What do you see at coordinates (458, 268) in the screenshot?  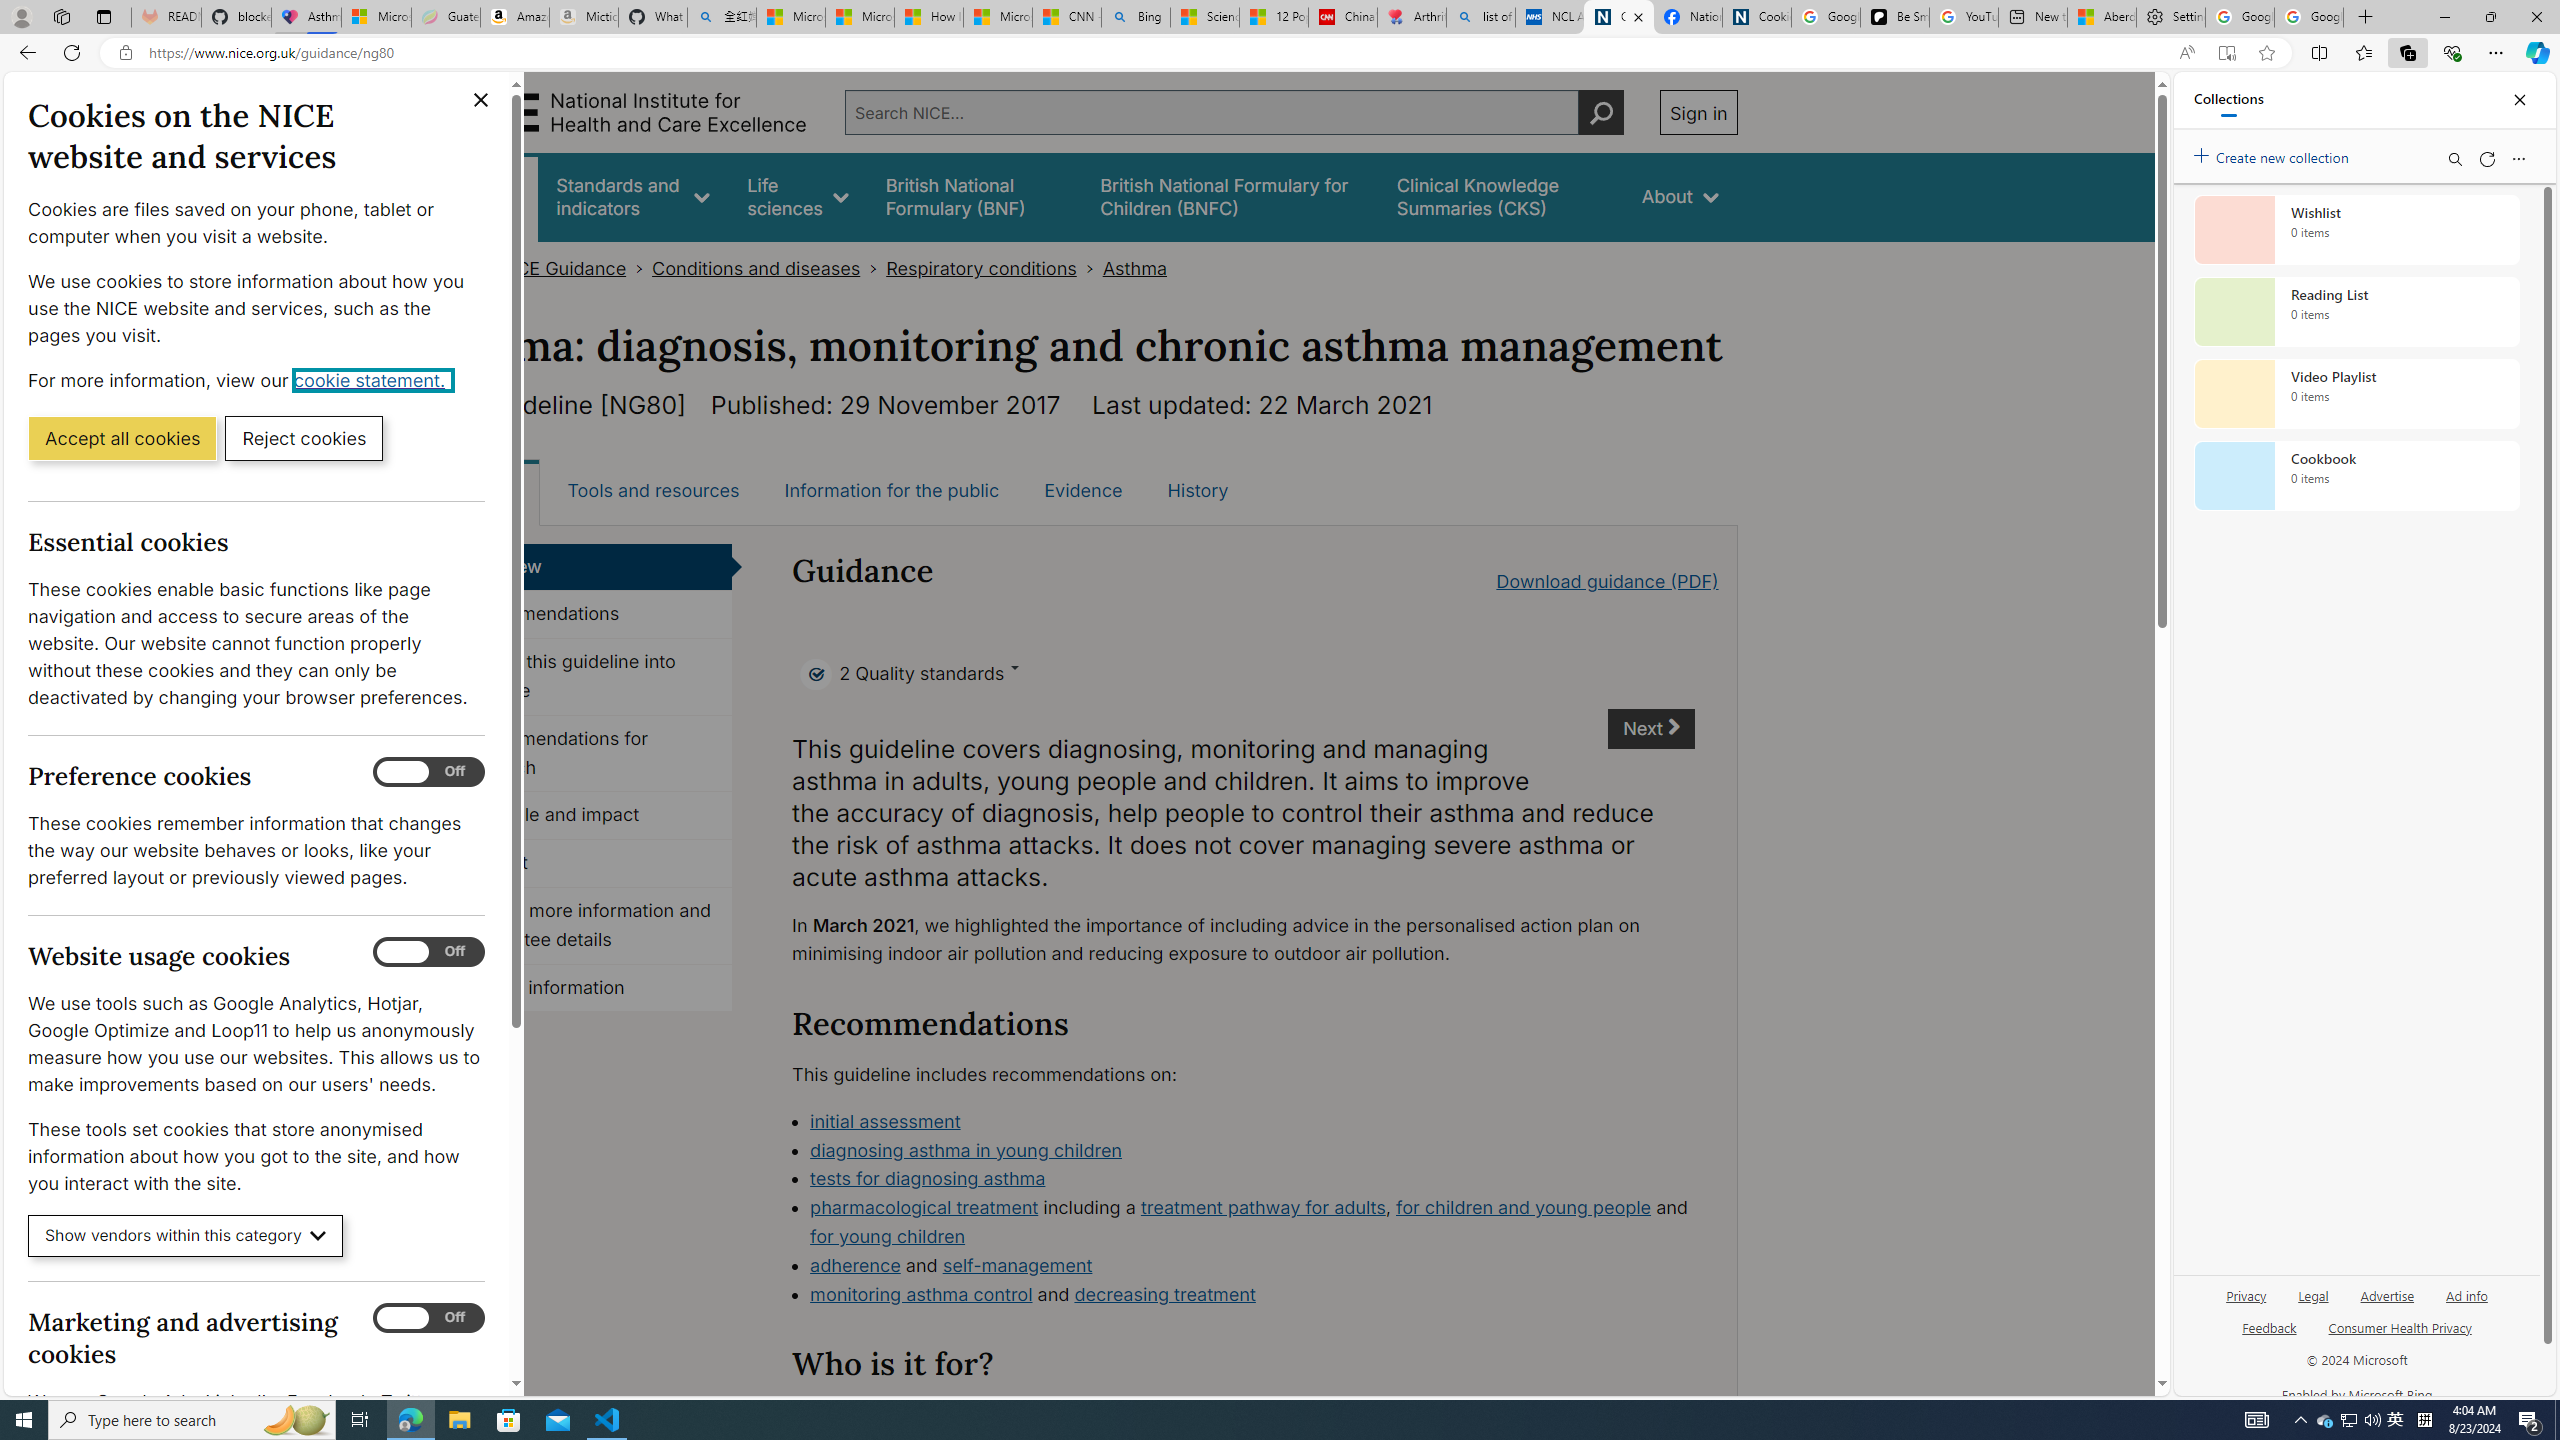 I see `'Home>'` at bounding box center [458, 268].